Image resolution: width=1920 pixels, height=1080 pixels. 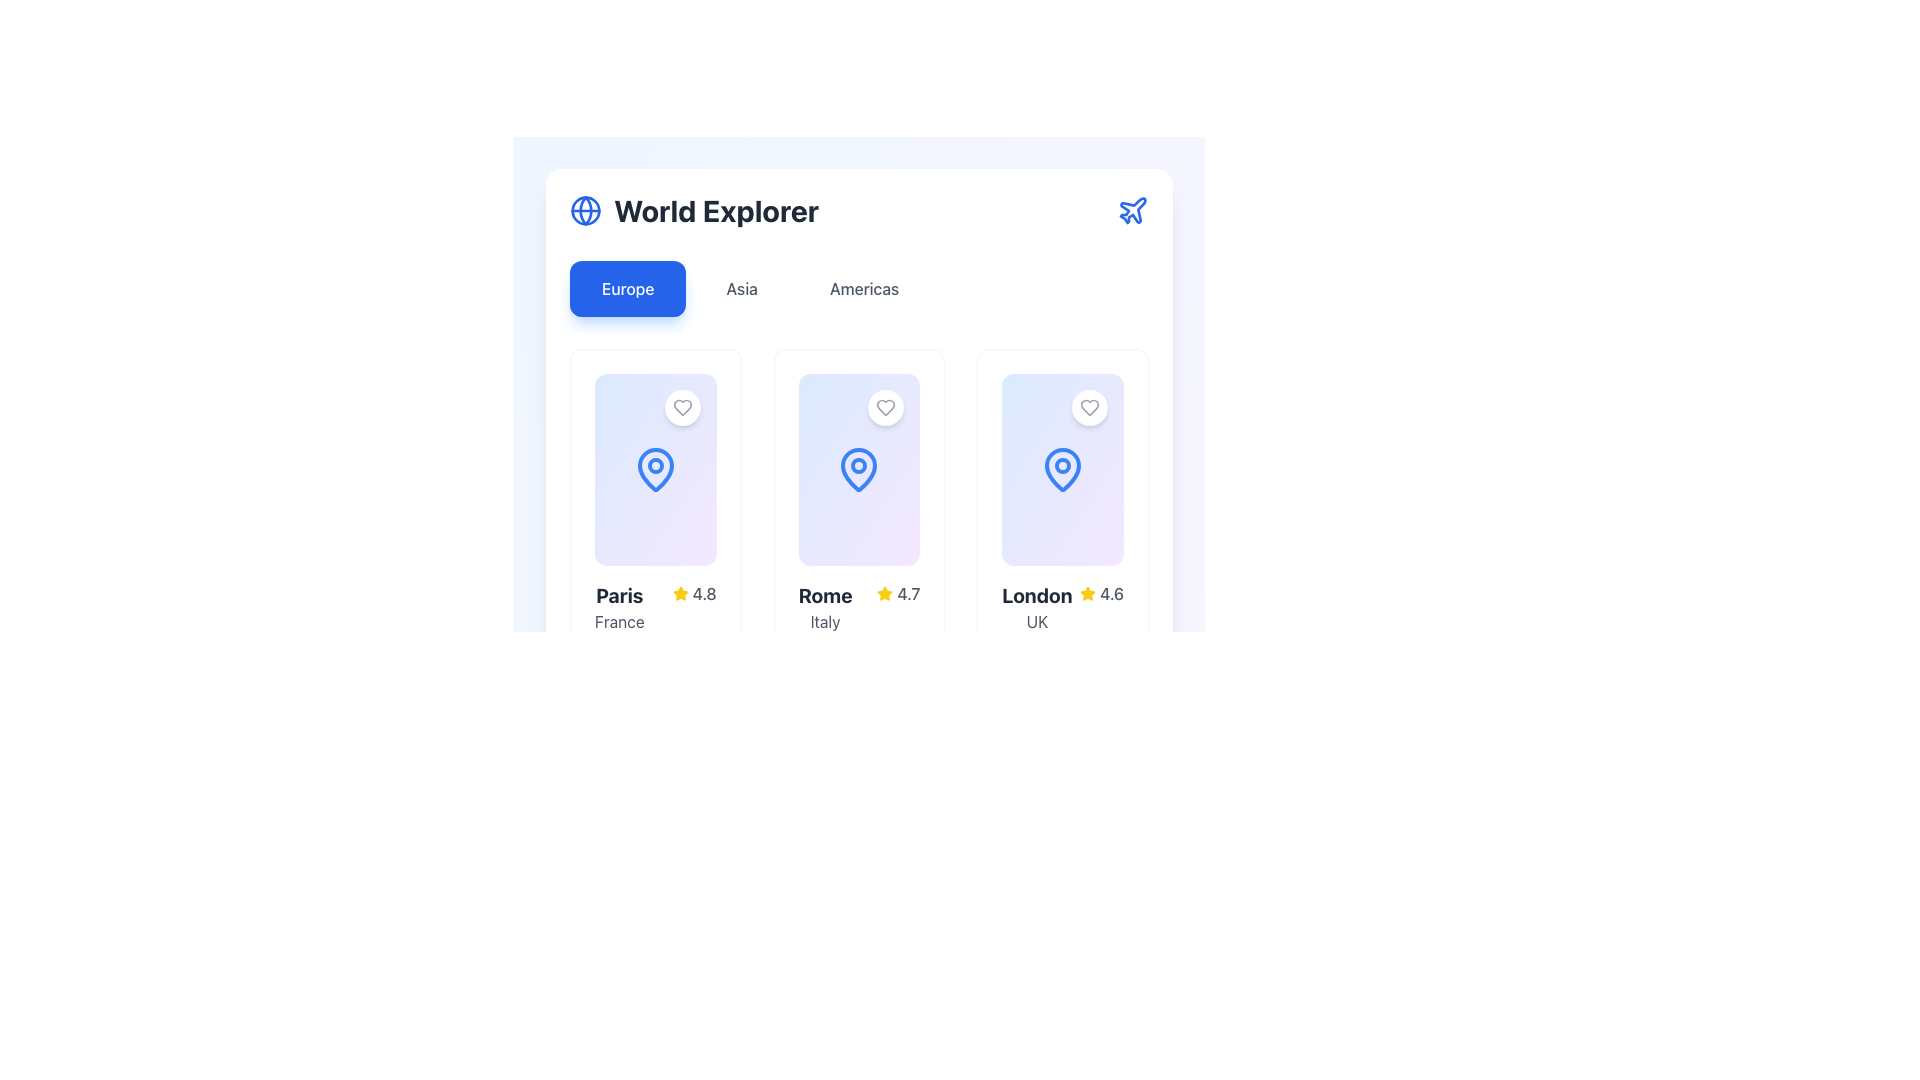 What do you see at coordinates (1101, 593) in the screenshot?
I see `the rating display showing '4.6' next to a filled yellow star icon within the 'London' card layout` at bounding box center [1101, 593].